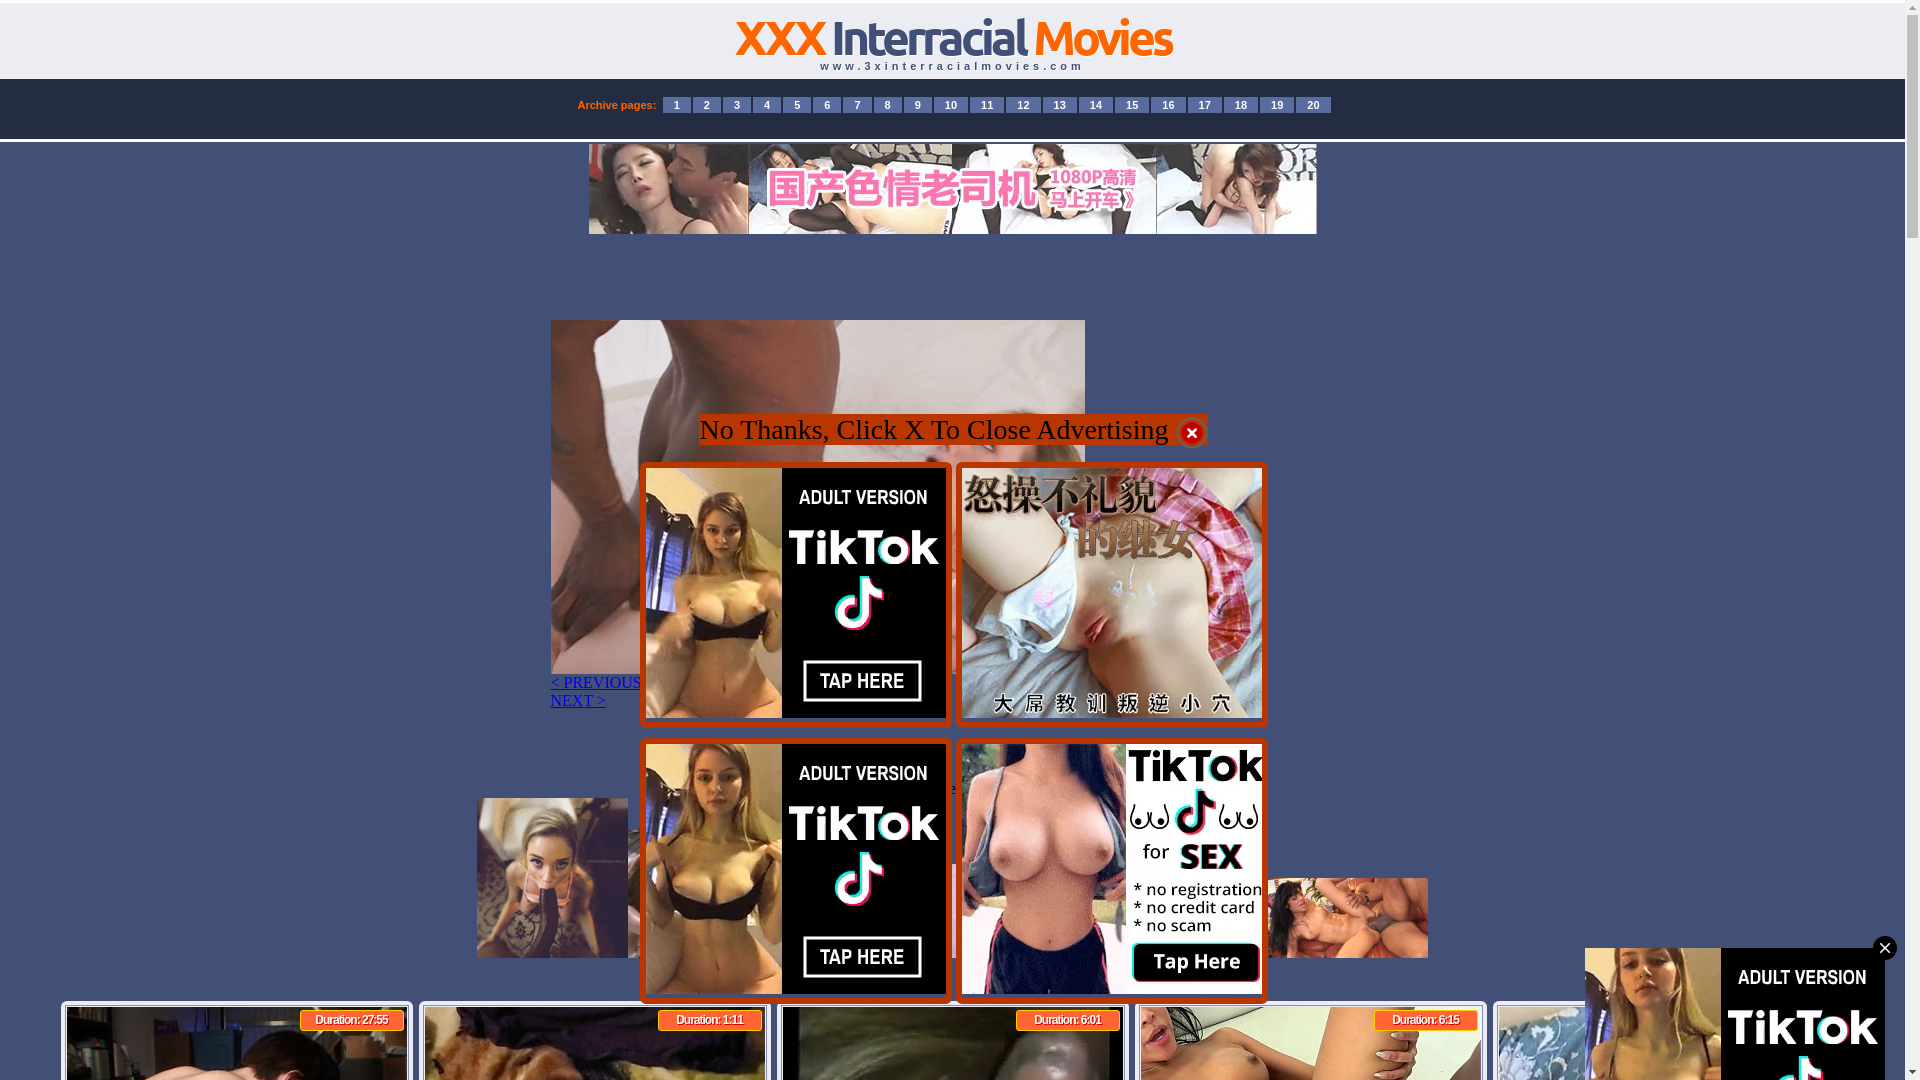  What do you see at coordinates (1022, 104) in the screenshot?
I see `'12'` at bounding box center [1022, 104].